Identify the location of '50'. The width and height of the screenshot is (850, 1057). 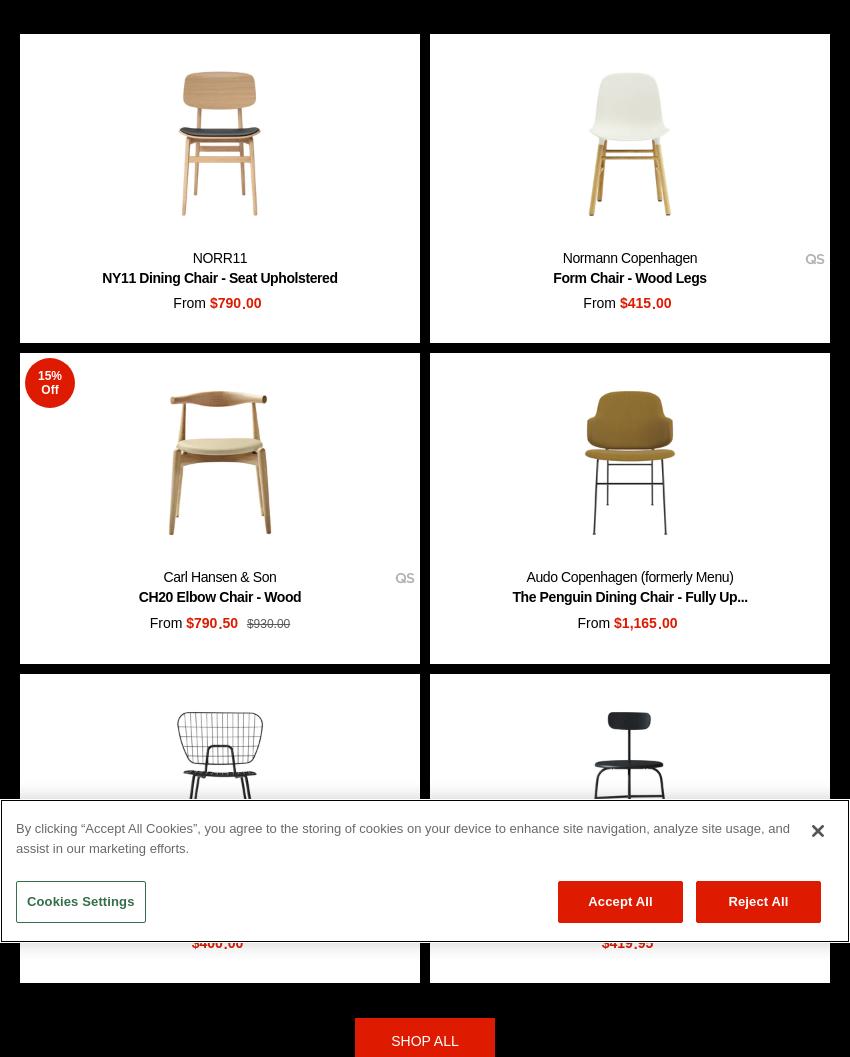
(230, 622).